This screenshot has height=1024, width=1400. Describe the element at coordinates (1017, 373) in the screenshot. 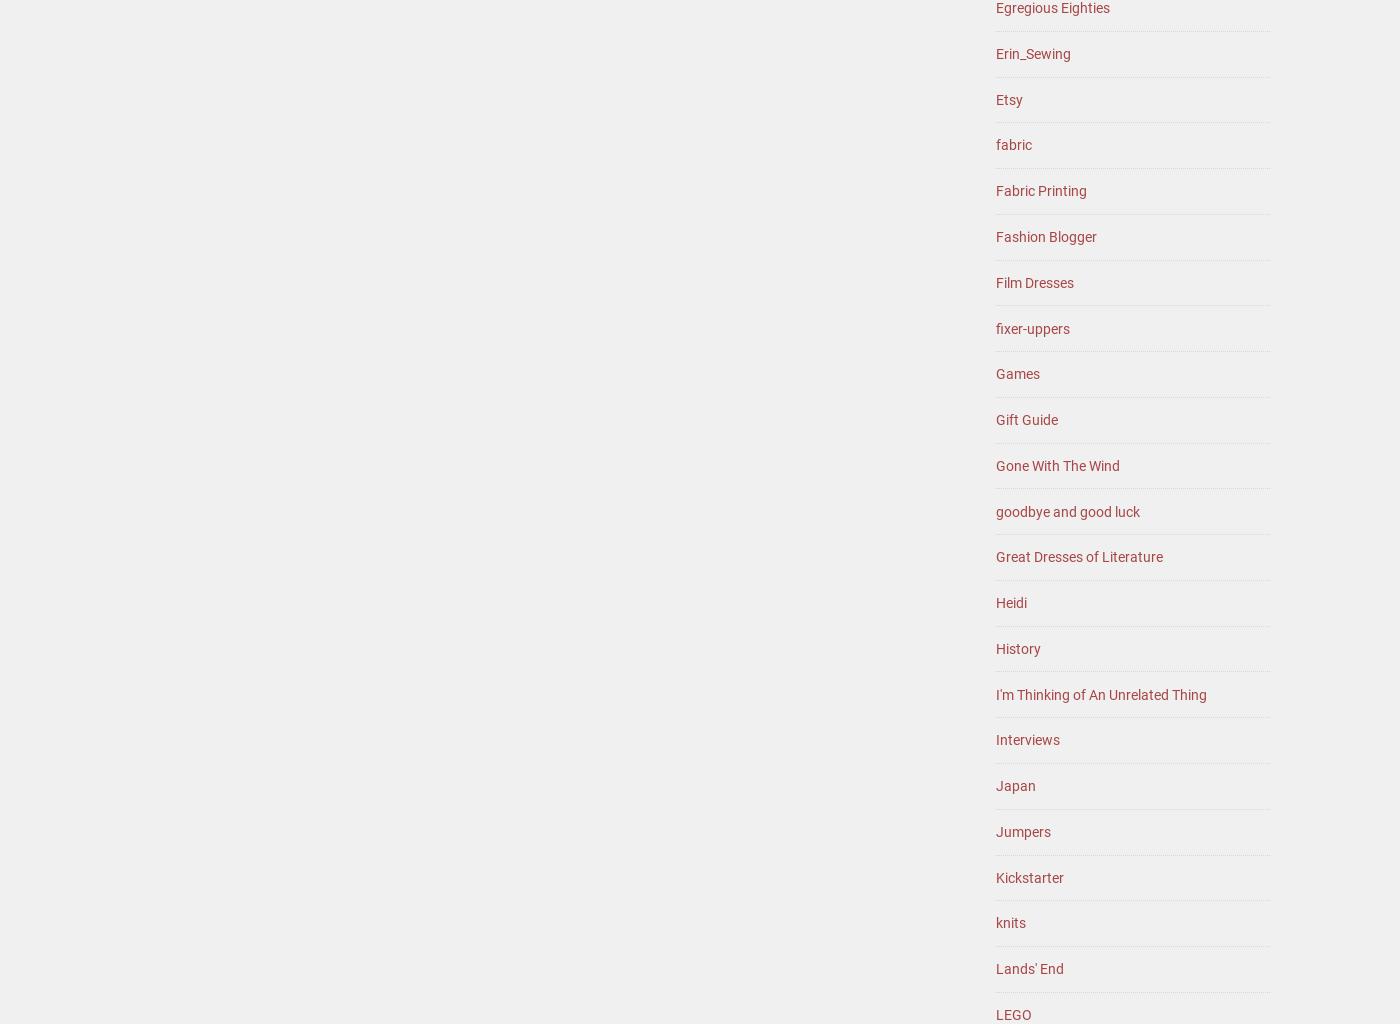

I see `'Games'` at that location.